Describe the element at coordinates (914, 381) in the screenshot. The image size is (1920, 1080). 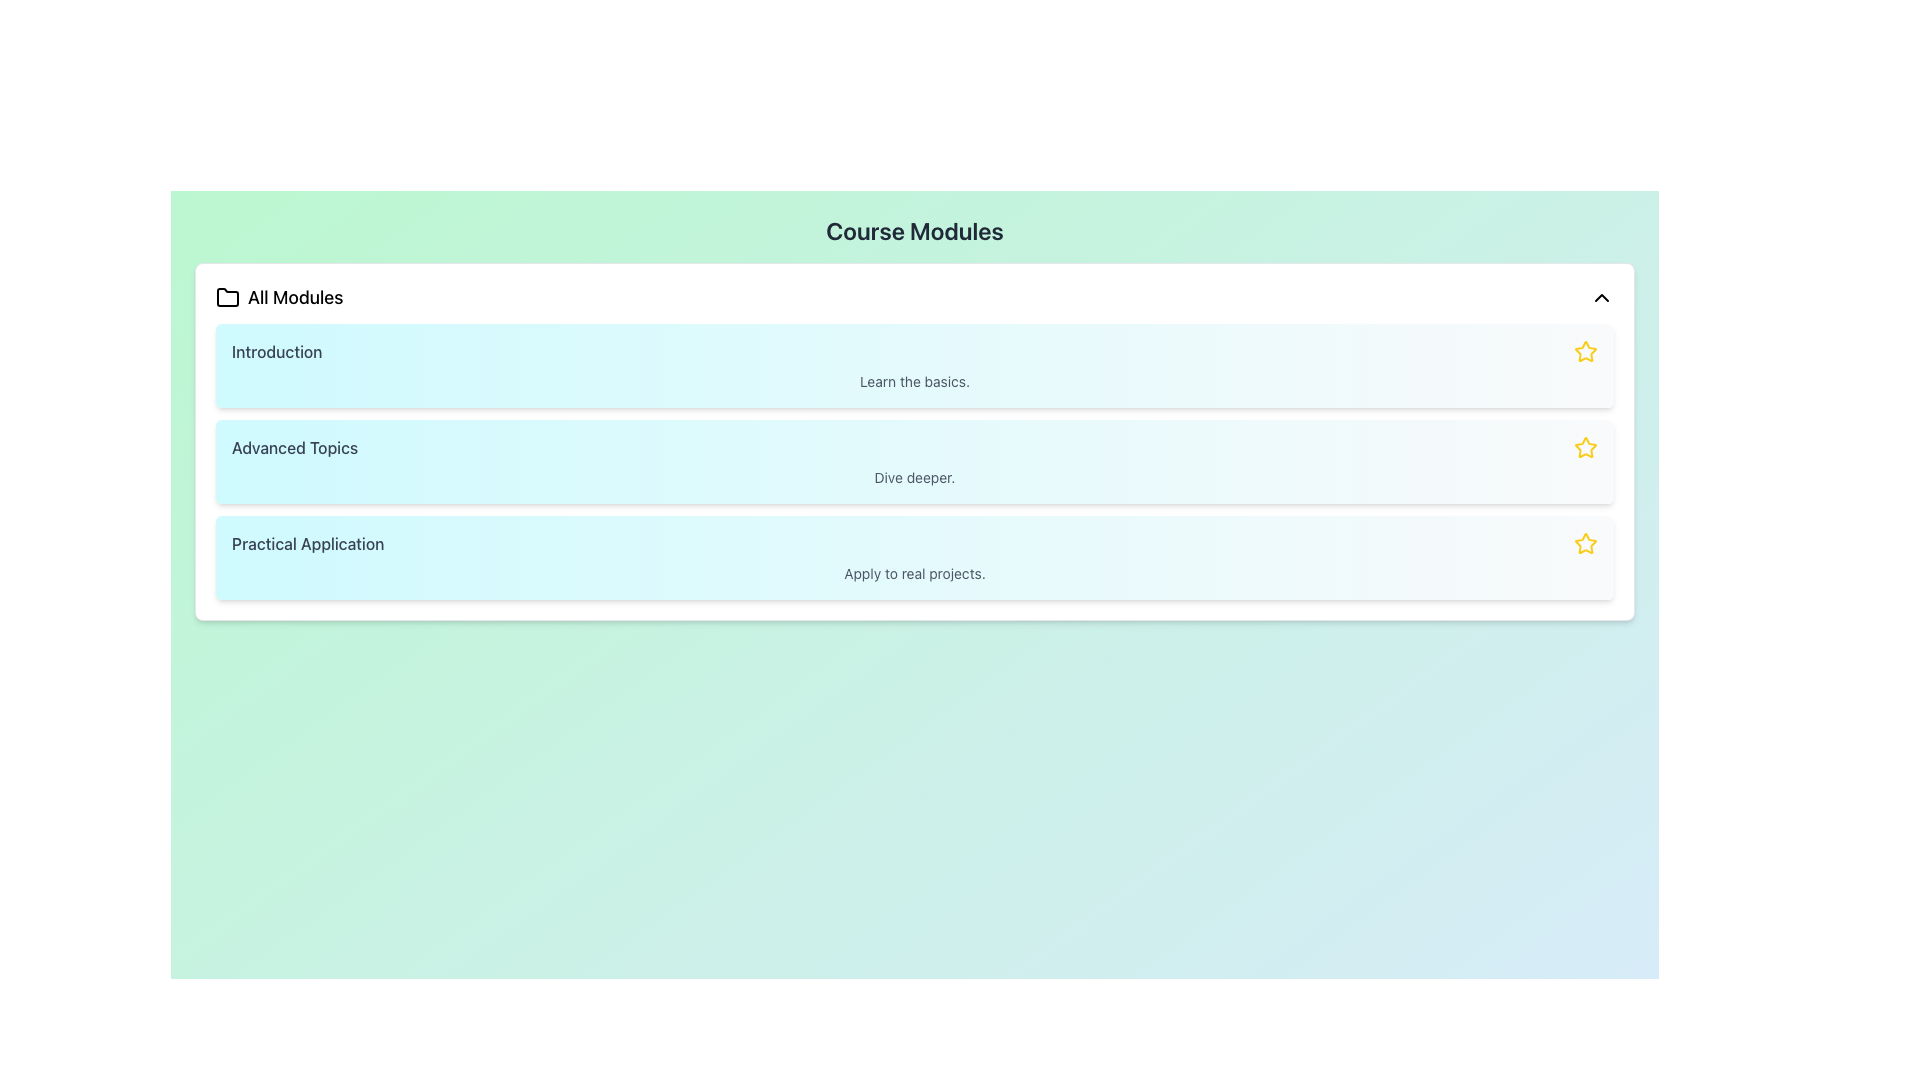
I see `the text label displaying 'Learn the basics.' which is located below the title 'Introduction' in the first course module card` at that location.